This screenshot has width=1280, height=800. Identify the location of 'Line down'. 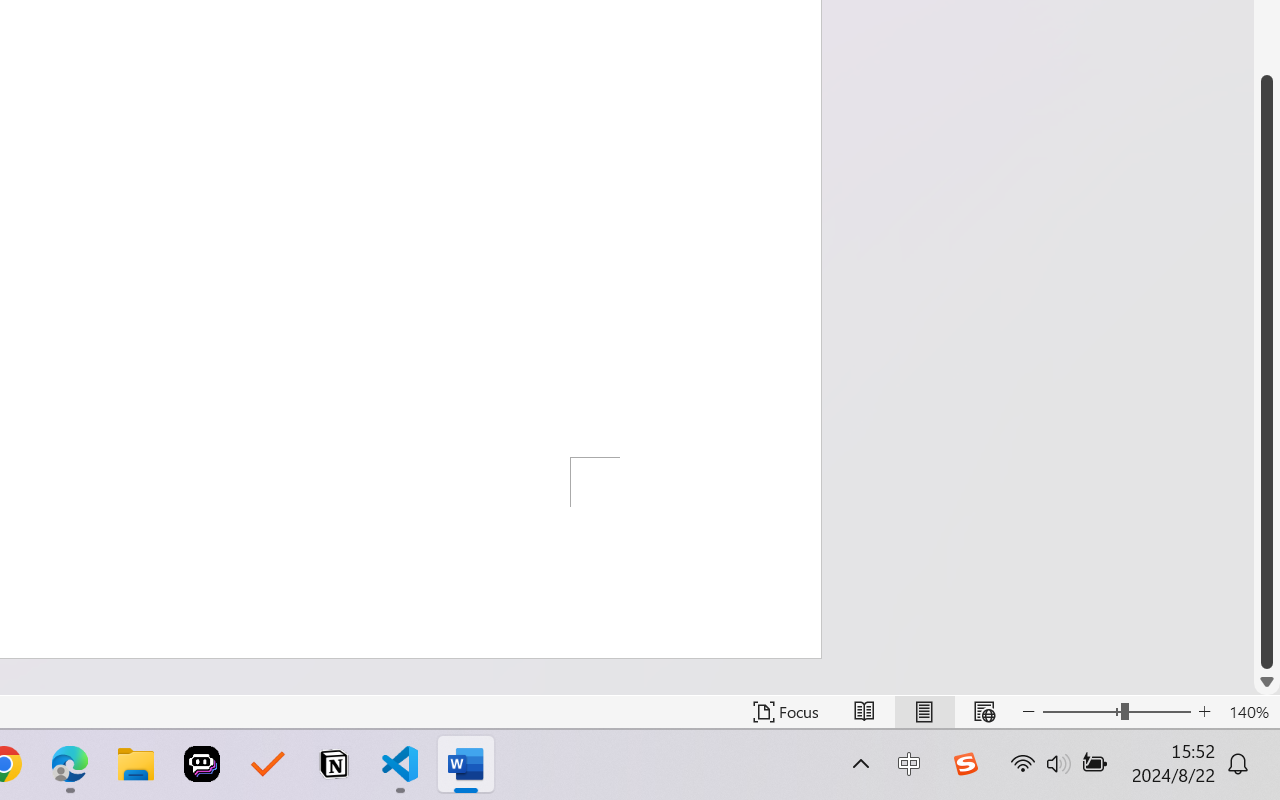
(1266, 682).